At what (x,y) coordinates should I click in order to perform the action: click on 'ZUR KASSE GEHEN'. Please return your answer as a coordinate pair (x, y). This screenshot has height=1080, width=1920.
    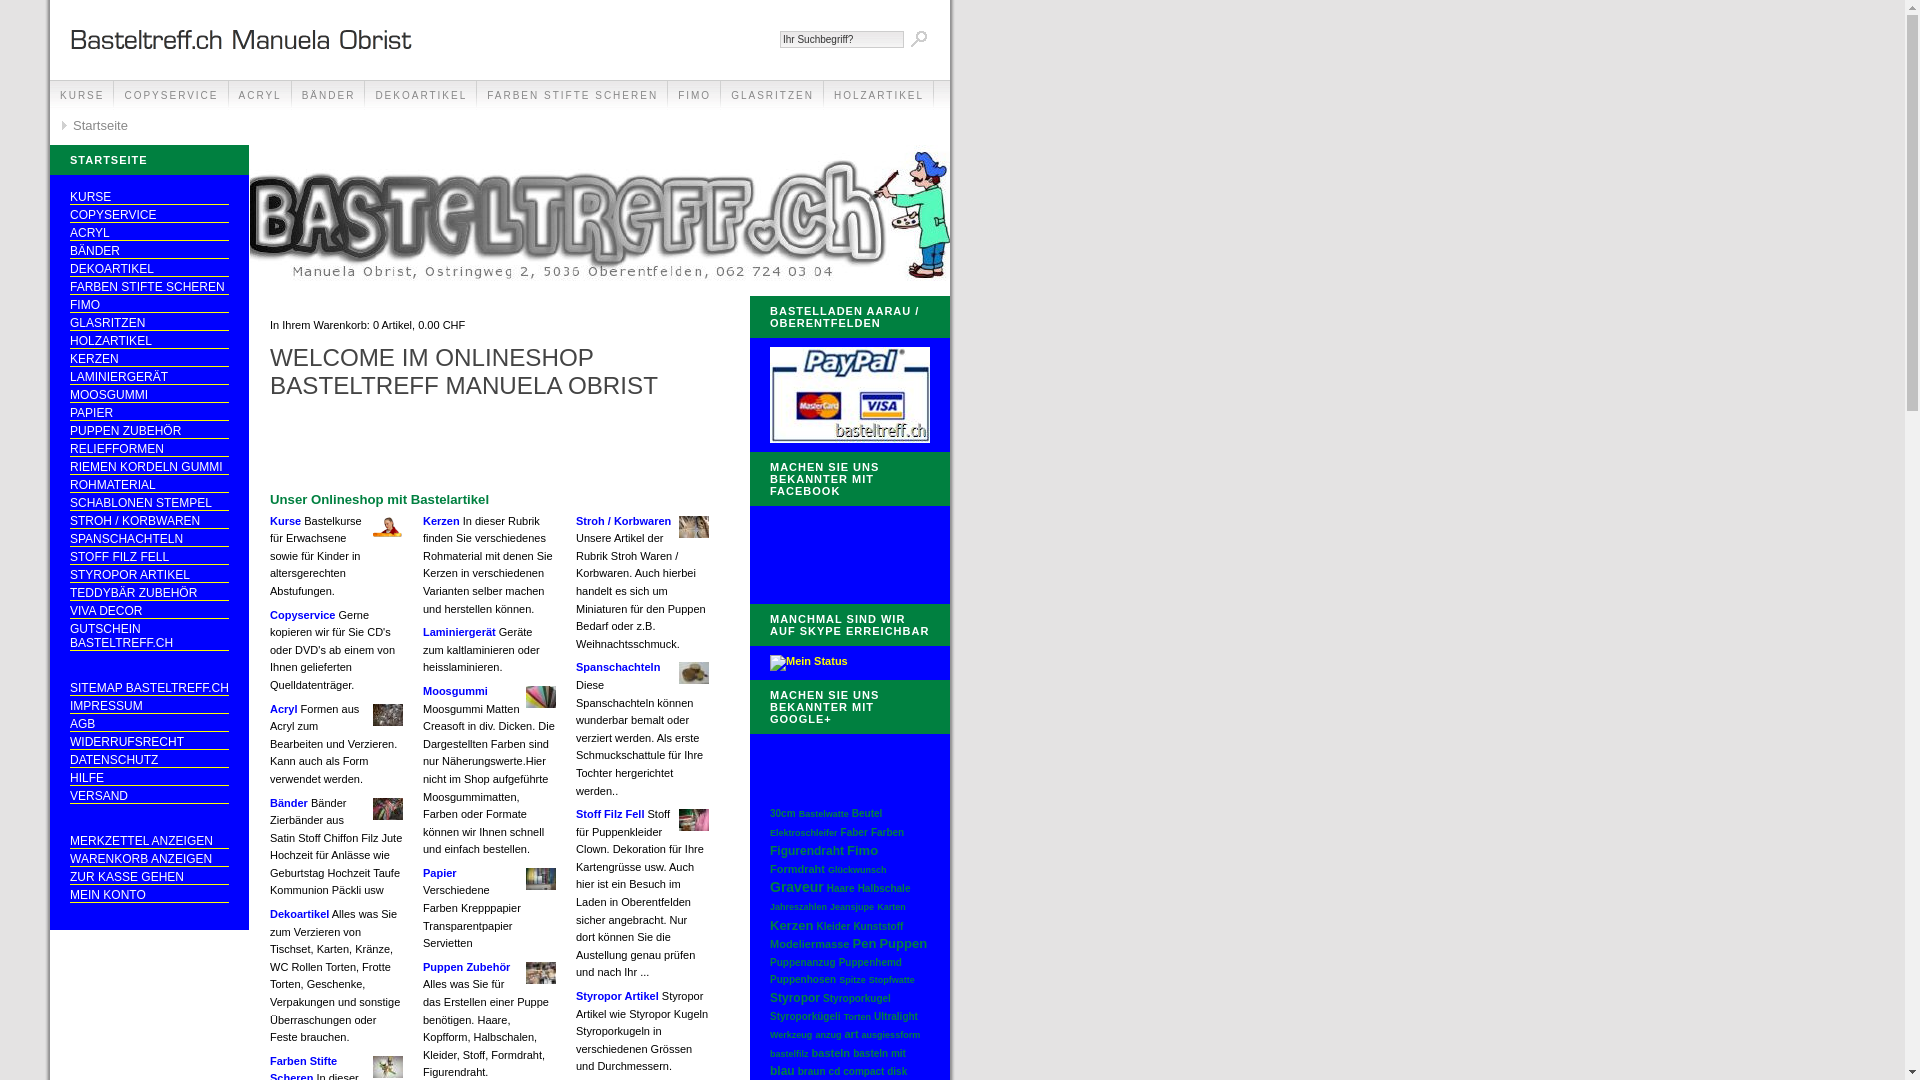
    Looking at the image, I should click on (148, 876).